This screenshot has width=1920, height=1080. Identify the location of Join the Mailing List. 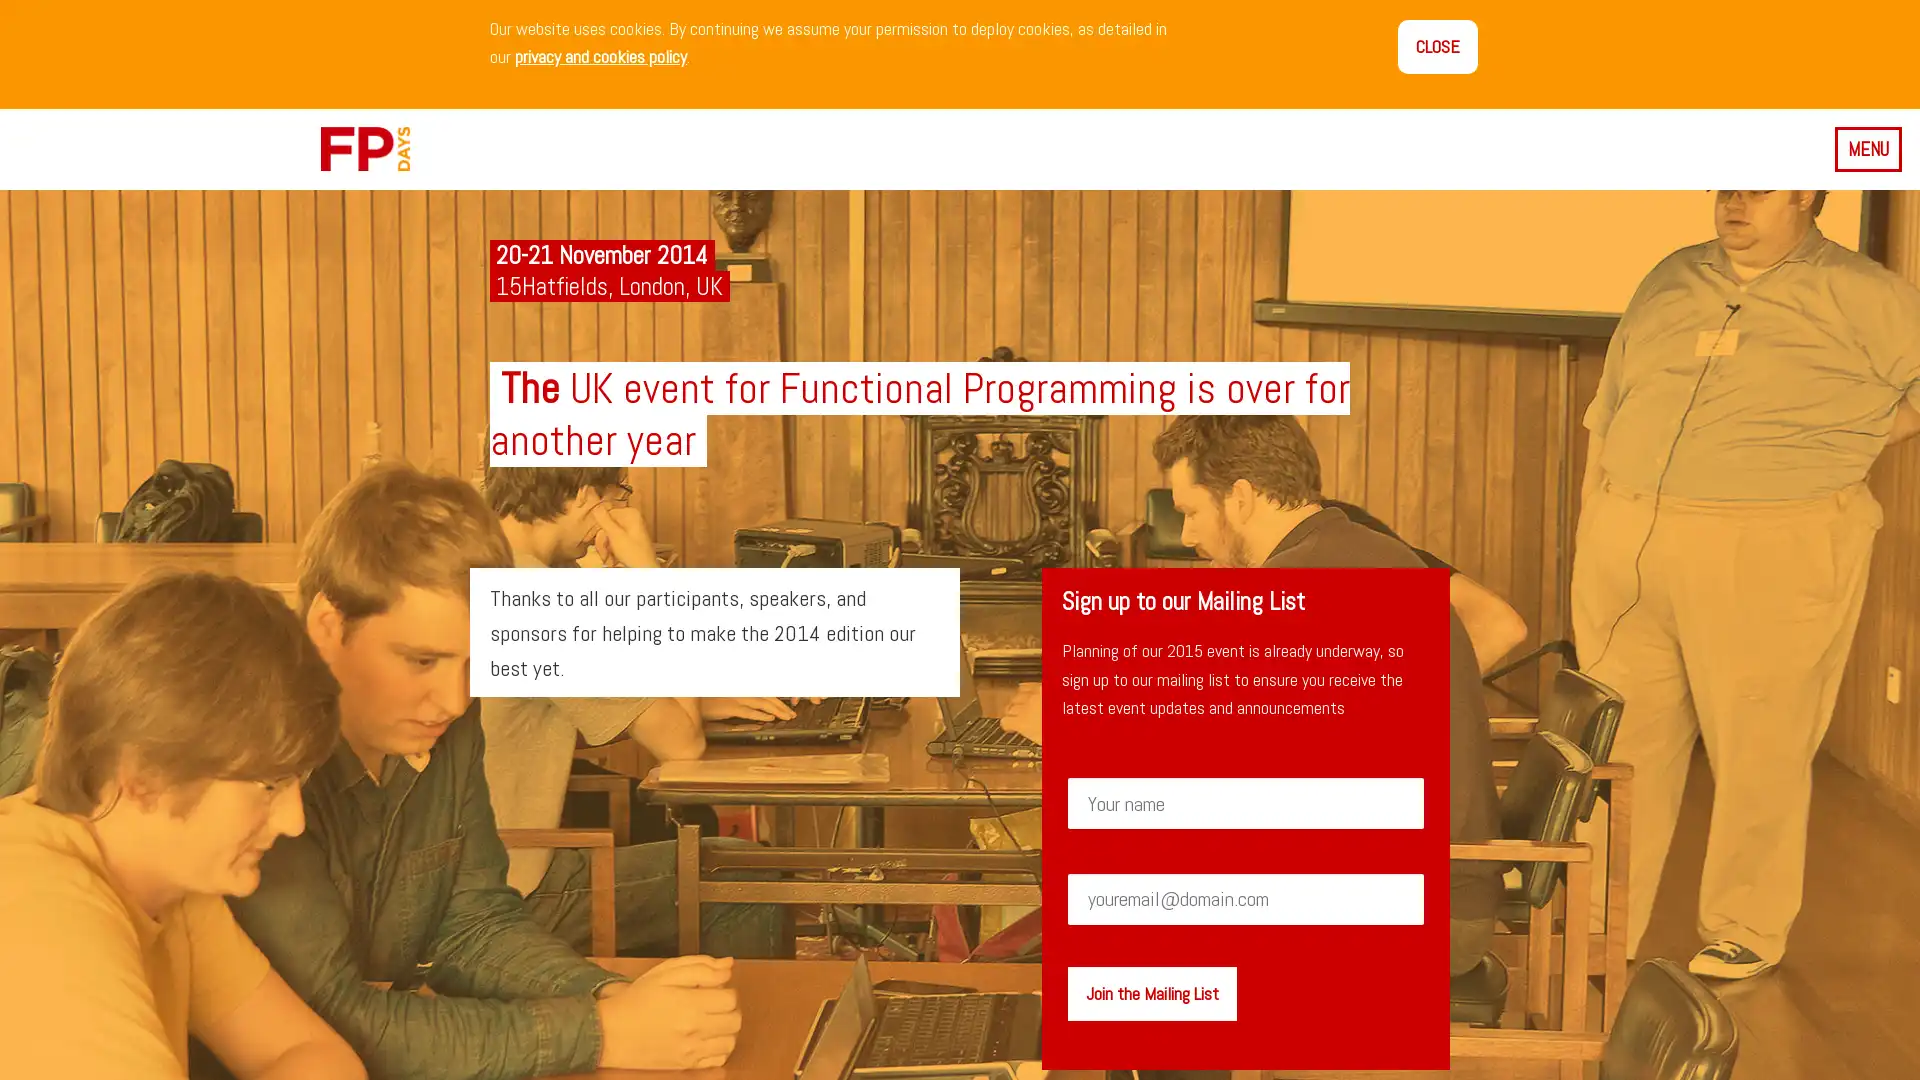
(1151, 992).